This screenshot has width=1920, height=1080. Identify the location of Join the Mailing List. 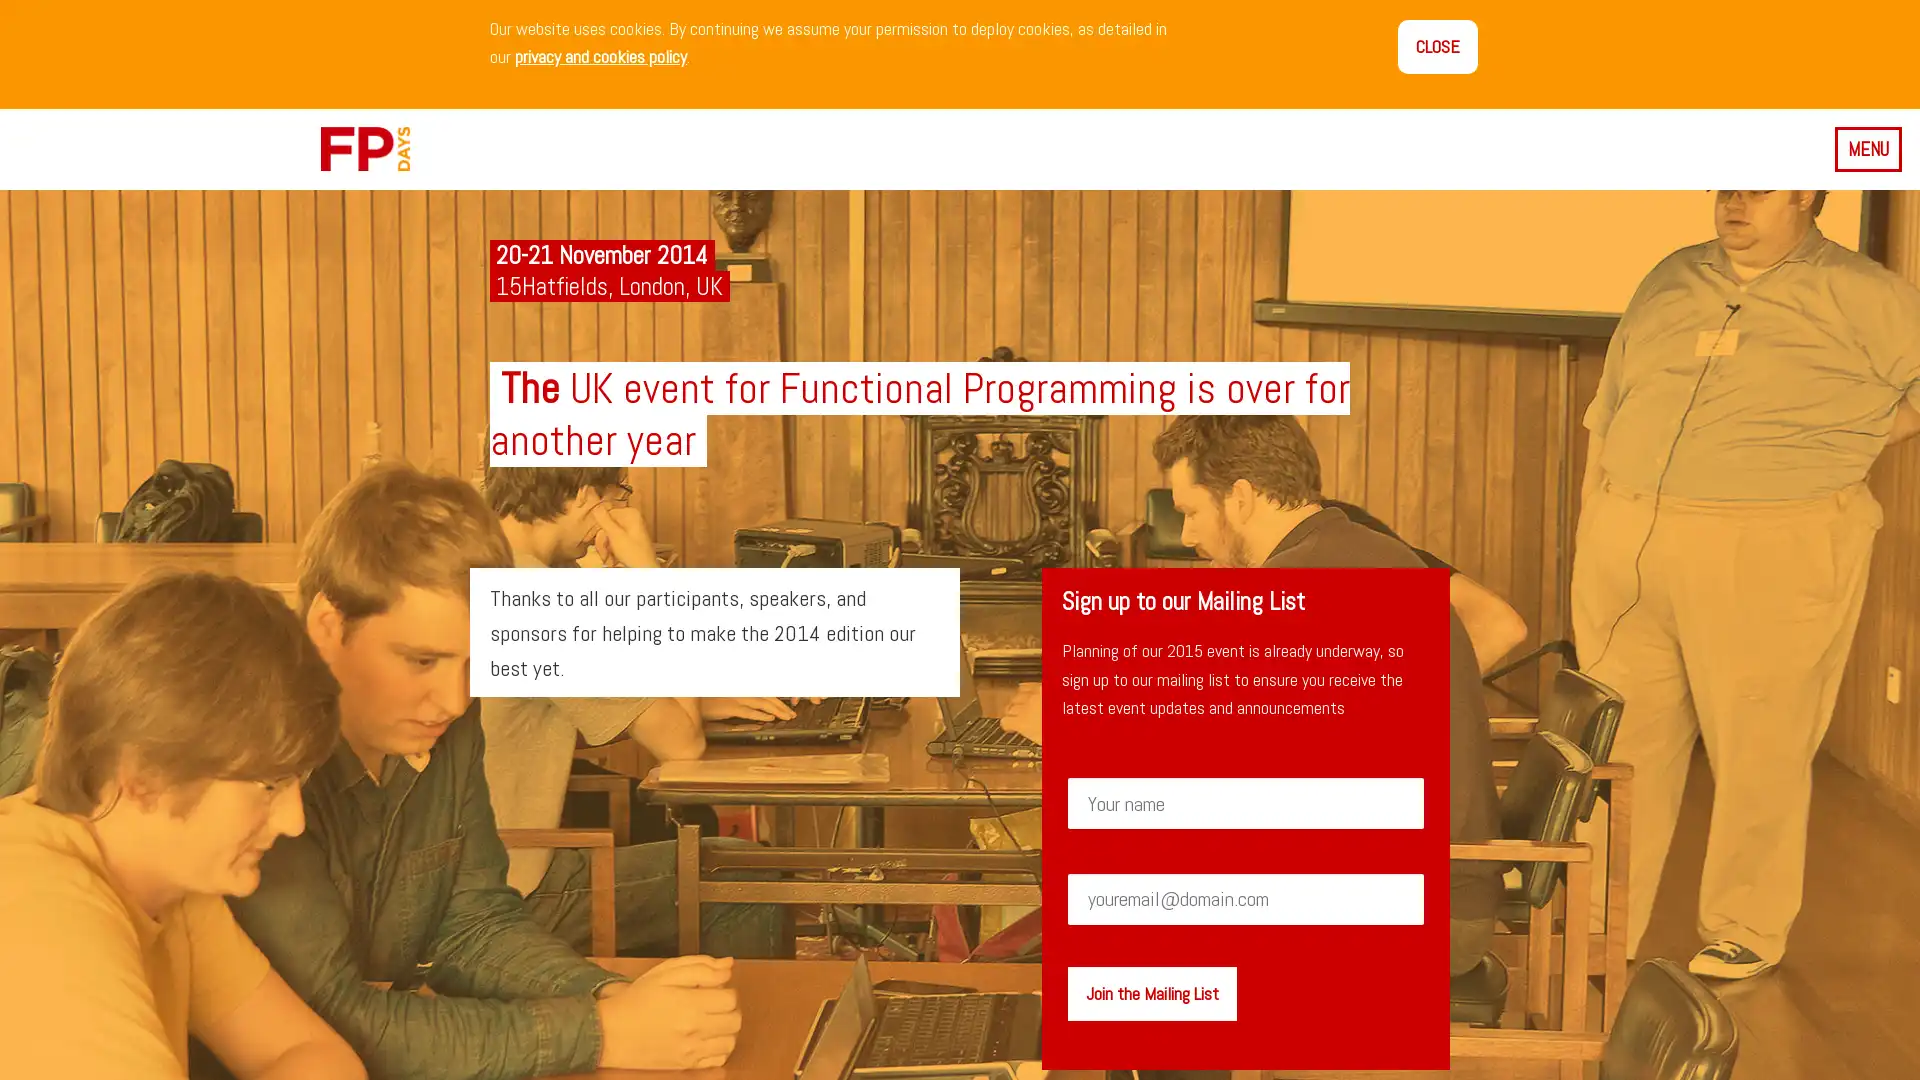
(1151, 992).